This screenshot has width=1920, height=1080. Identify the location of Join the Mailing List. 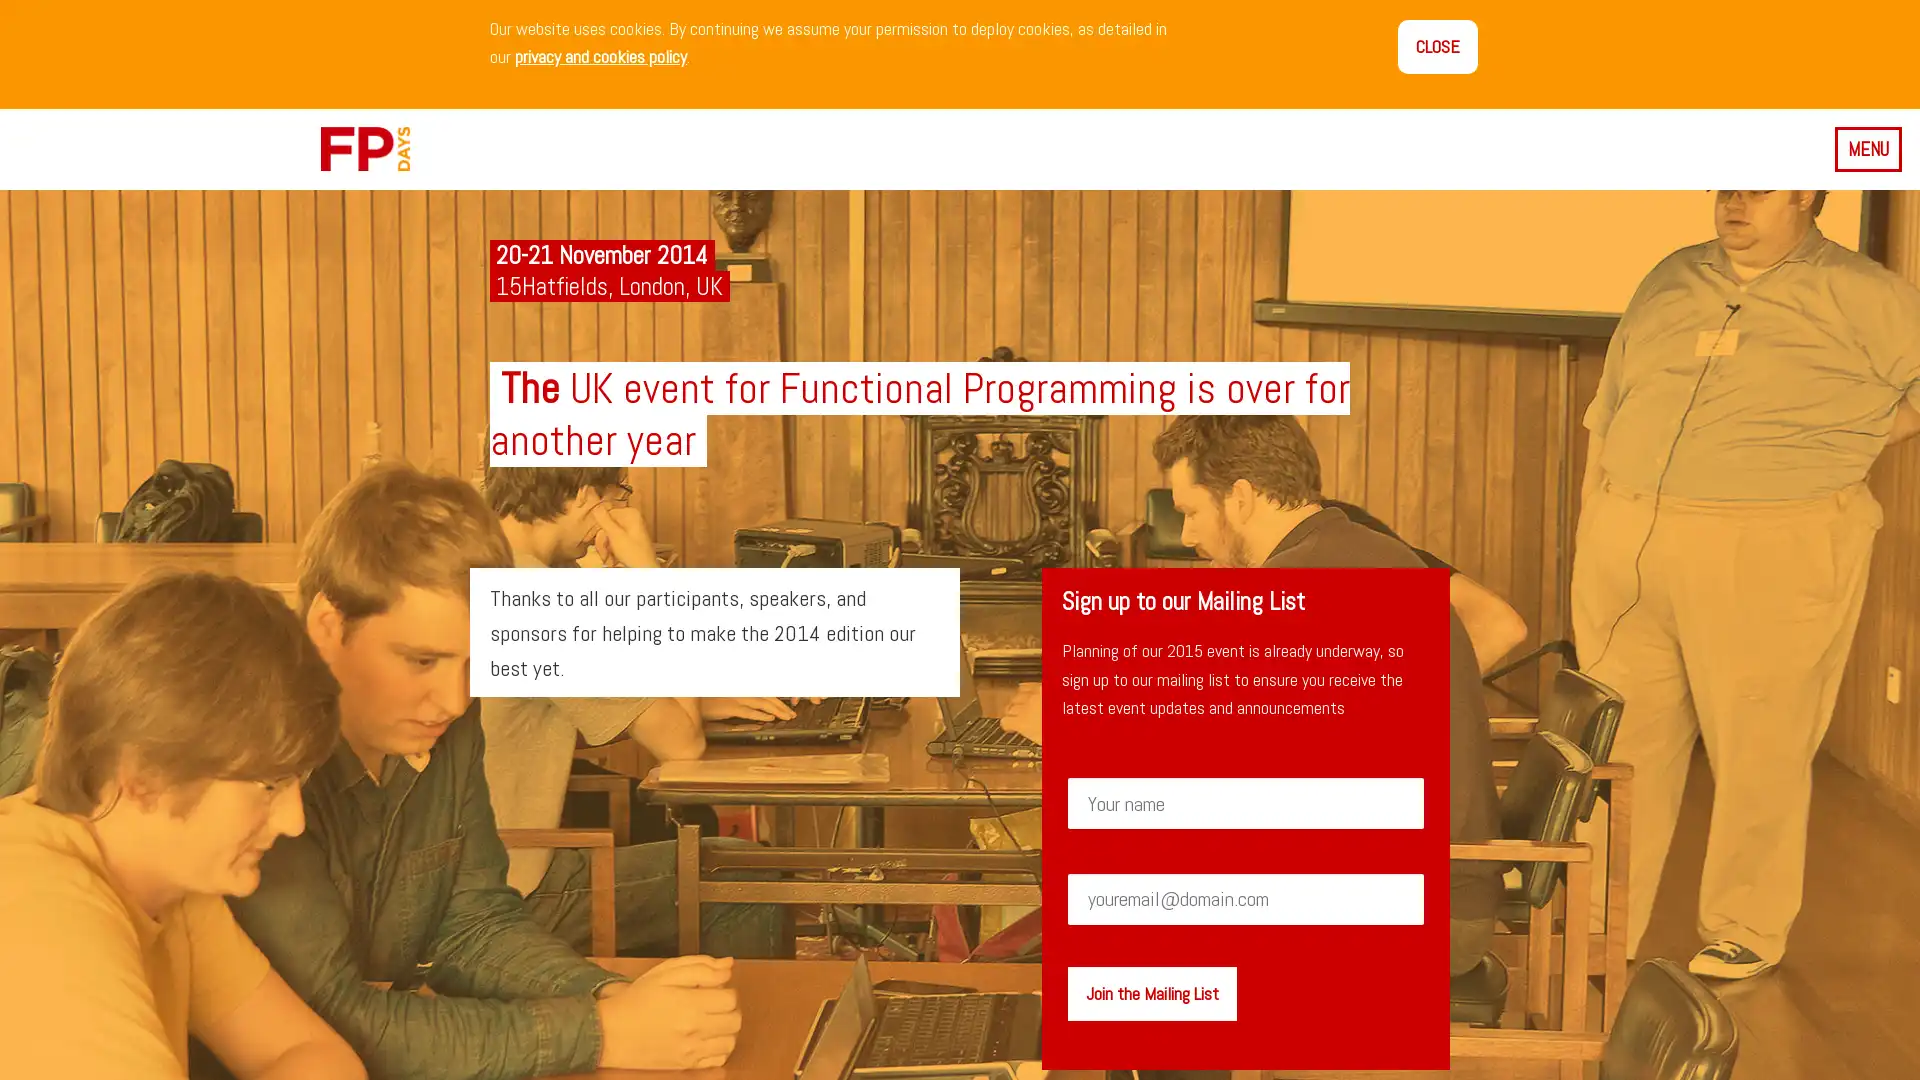
(1151, 992).